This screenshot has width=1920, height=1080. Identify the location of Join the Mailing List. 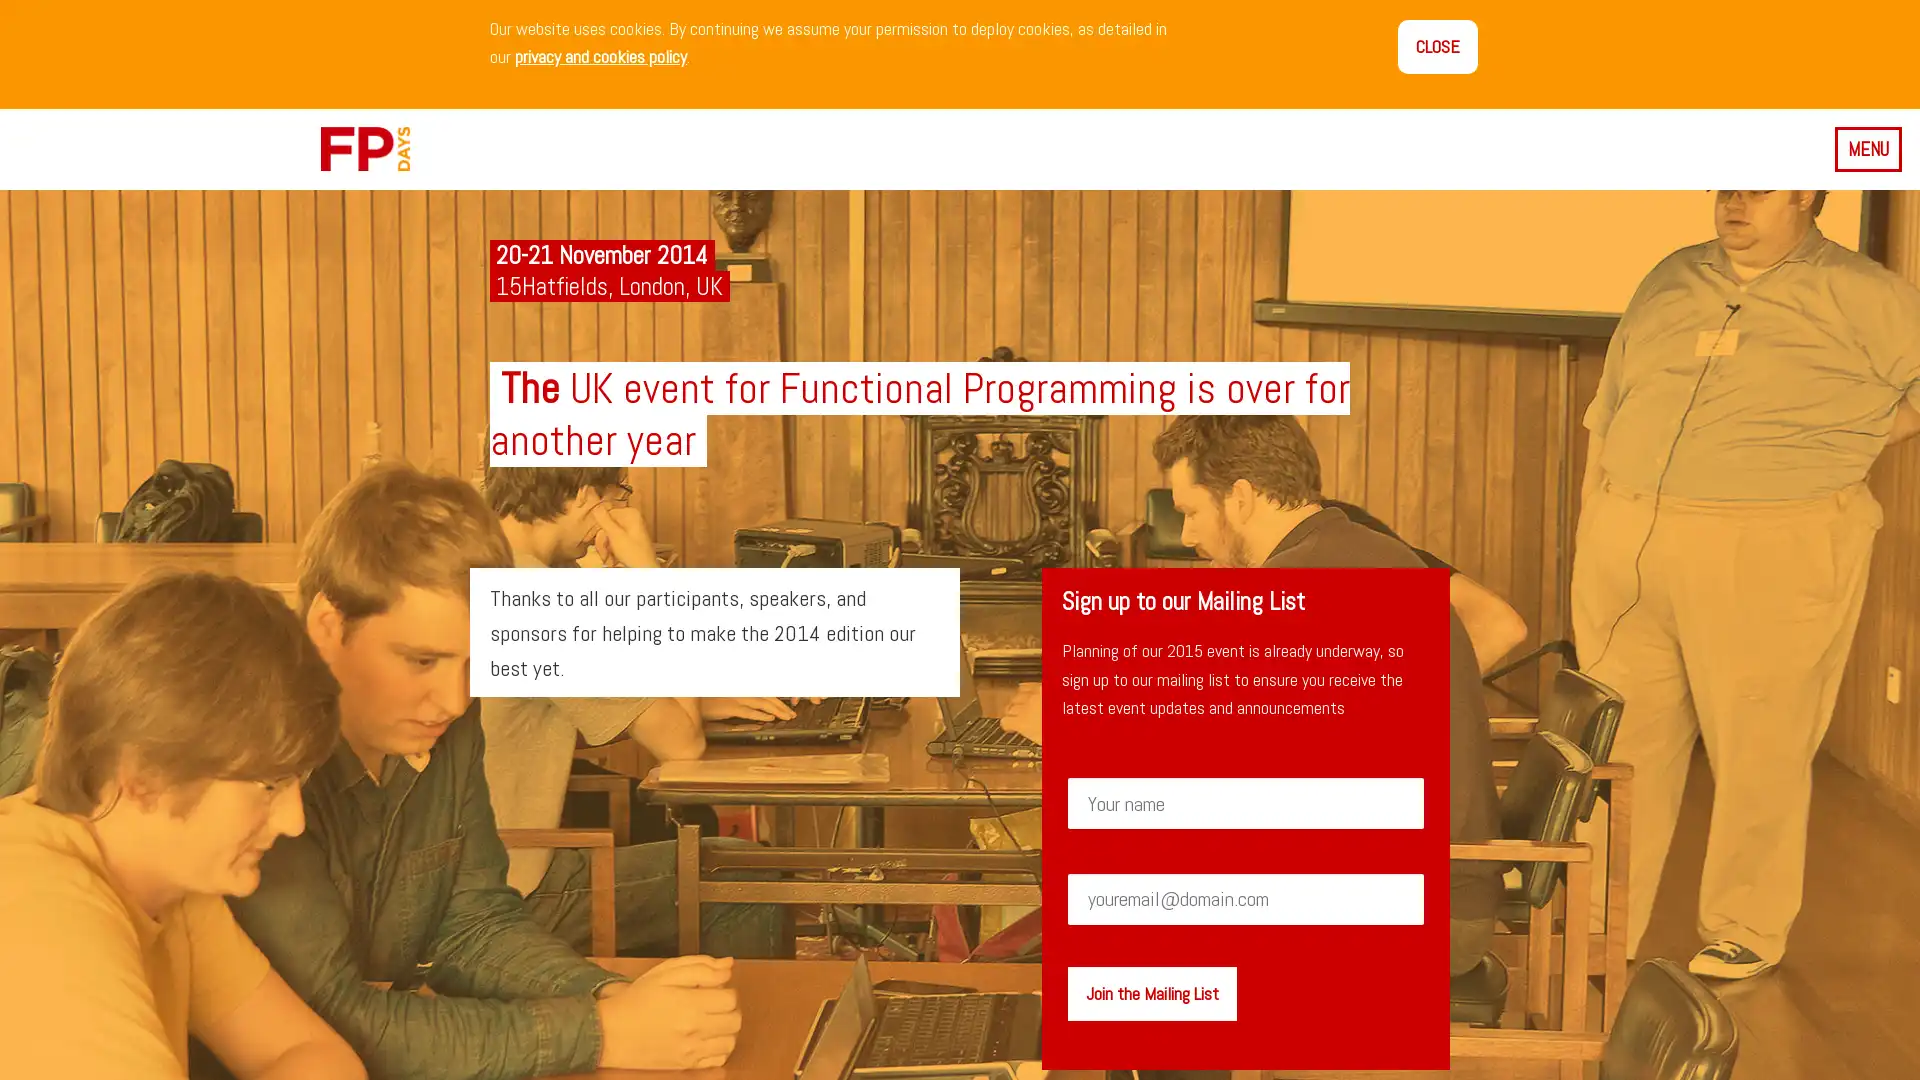
(1151, 992).